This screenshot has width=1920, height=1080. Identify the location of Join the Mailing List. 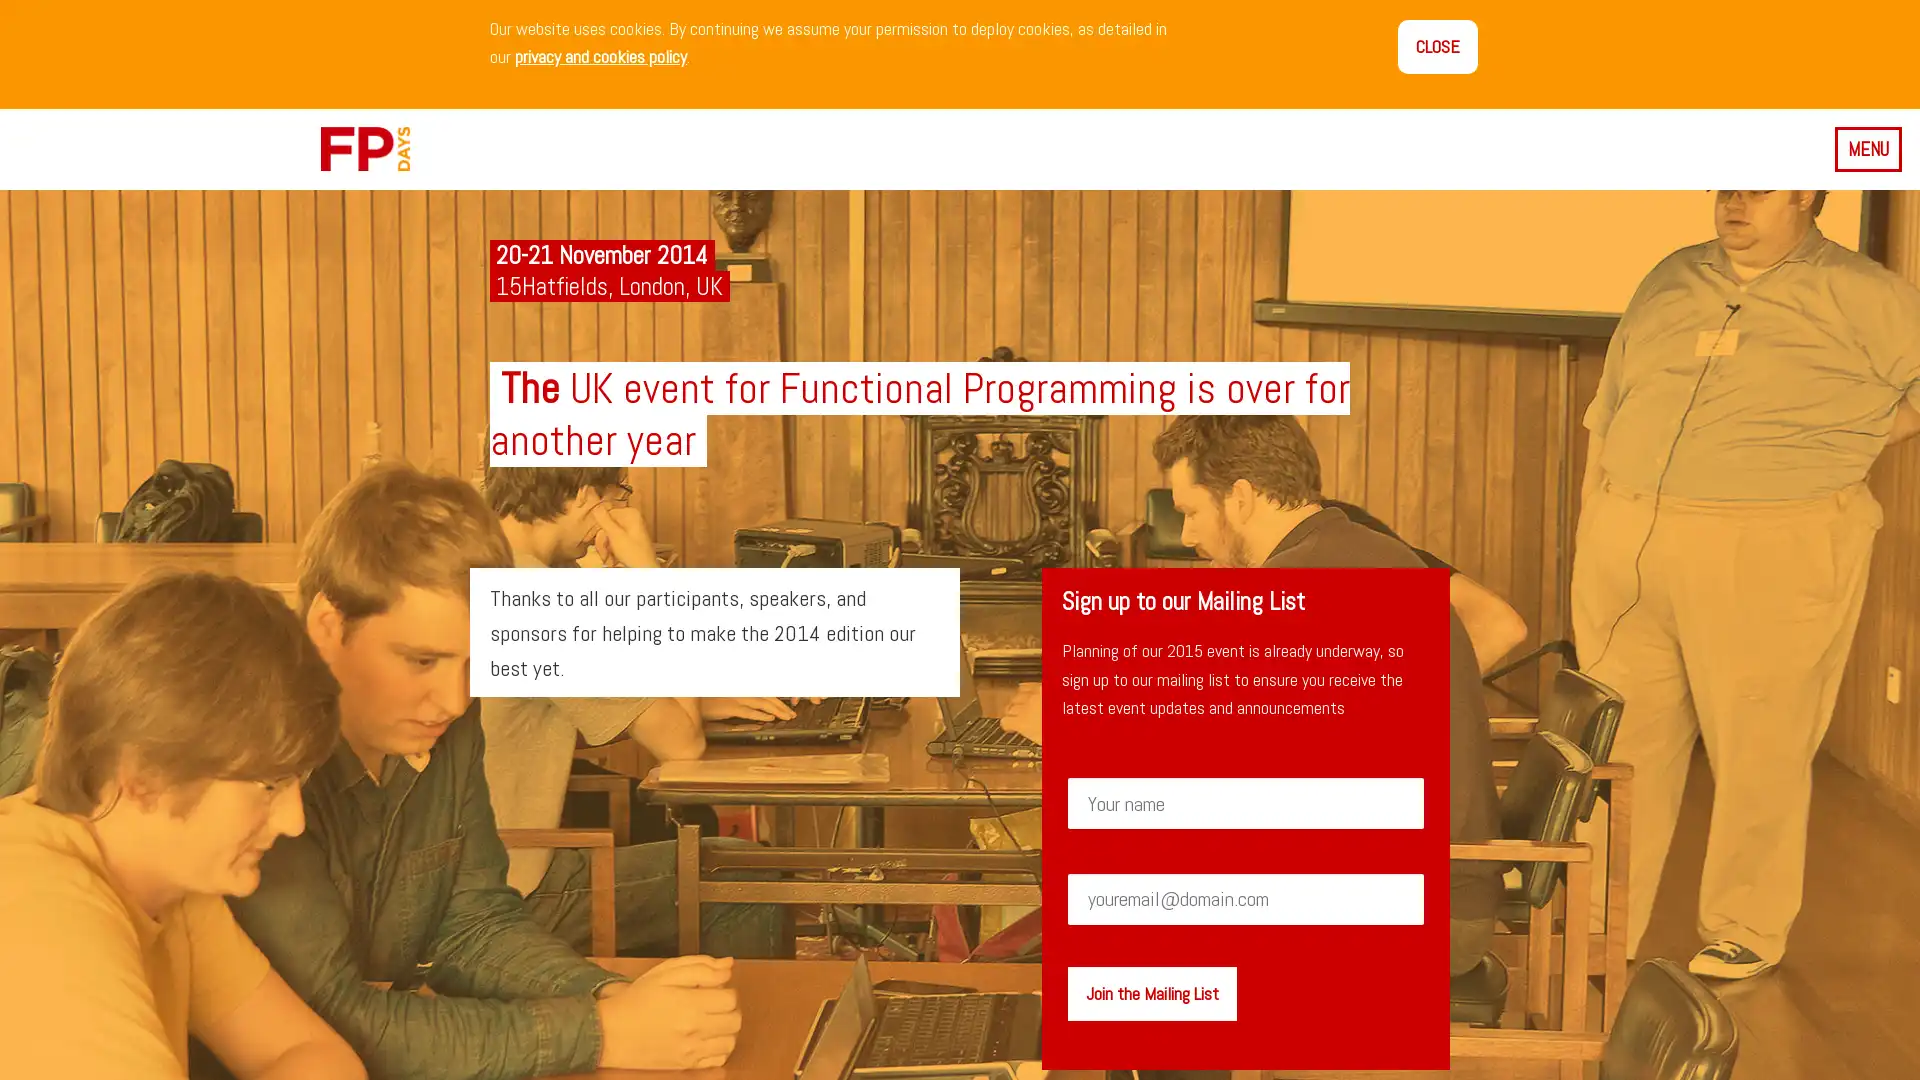
(1151, 992).